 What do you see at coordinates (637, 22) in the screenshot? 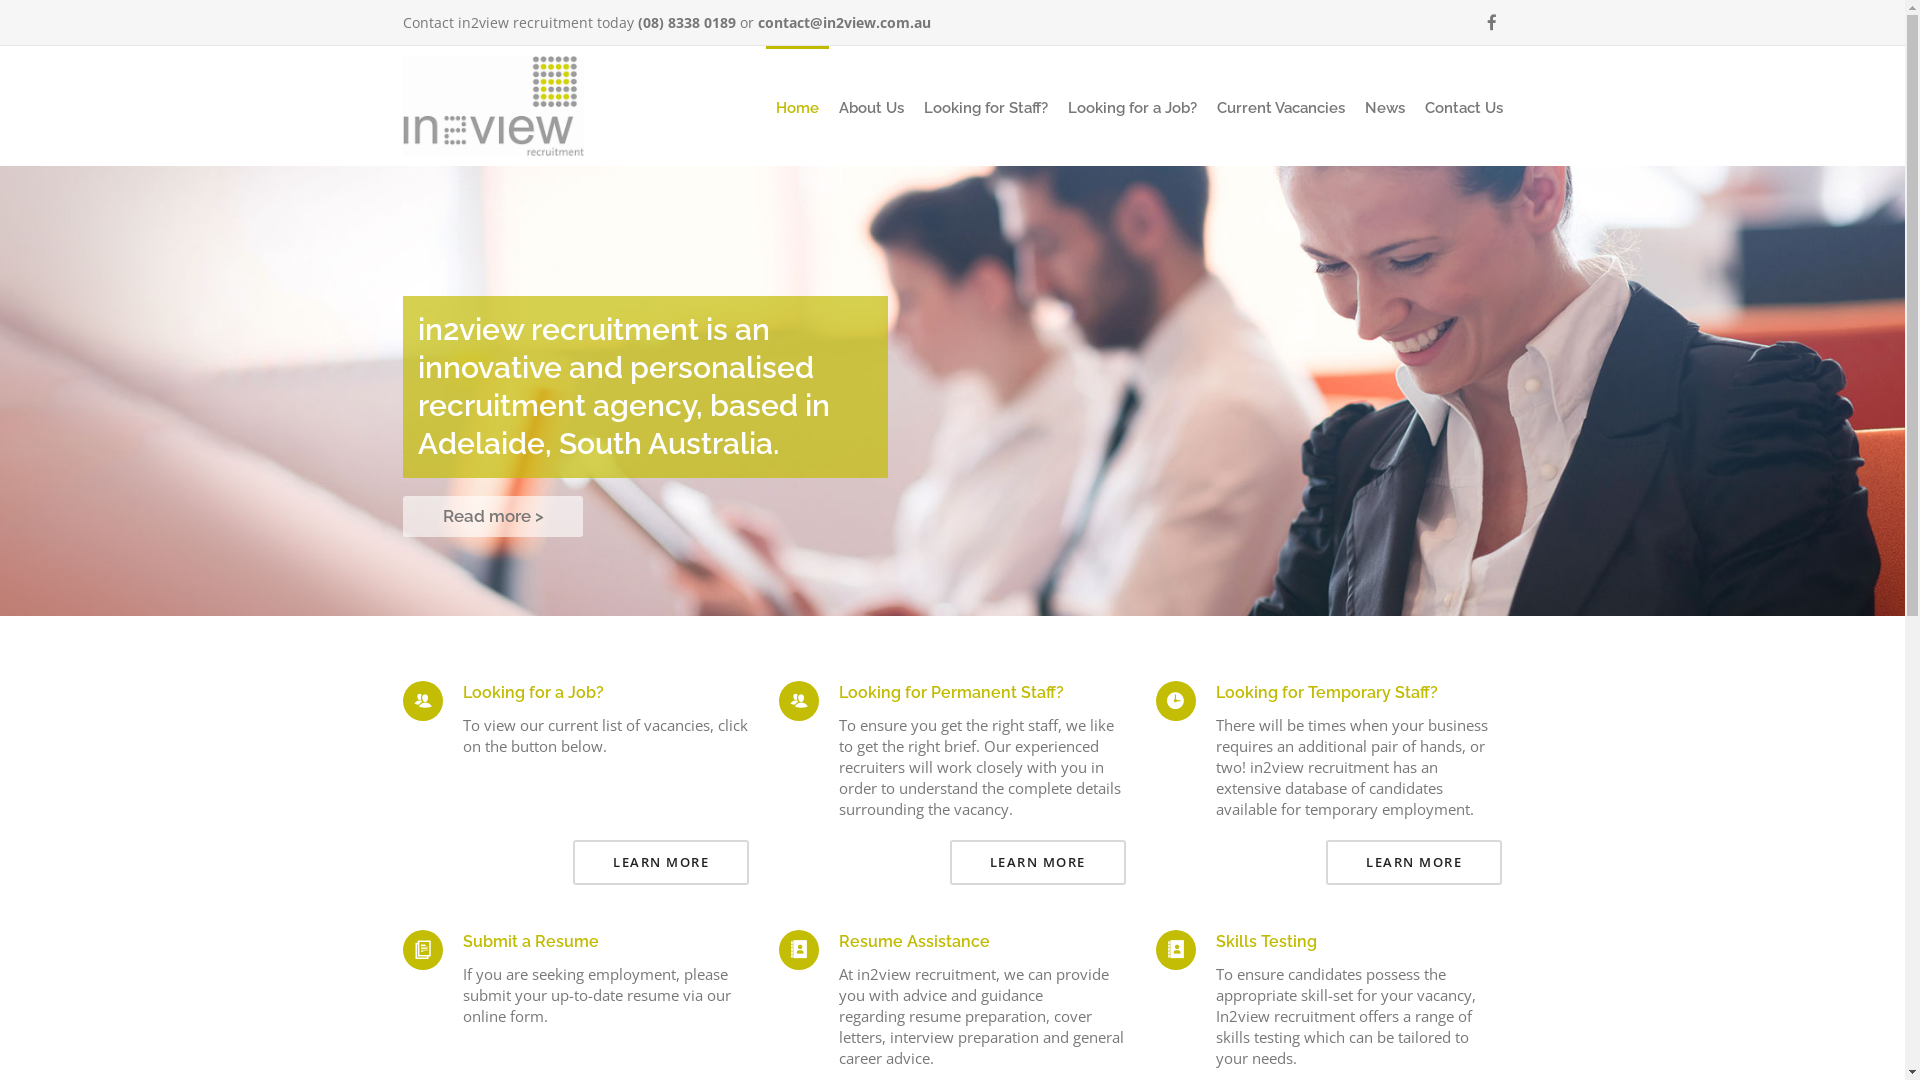
I see `'(08) 8338 0189'` at bounding box center [637, 22].